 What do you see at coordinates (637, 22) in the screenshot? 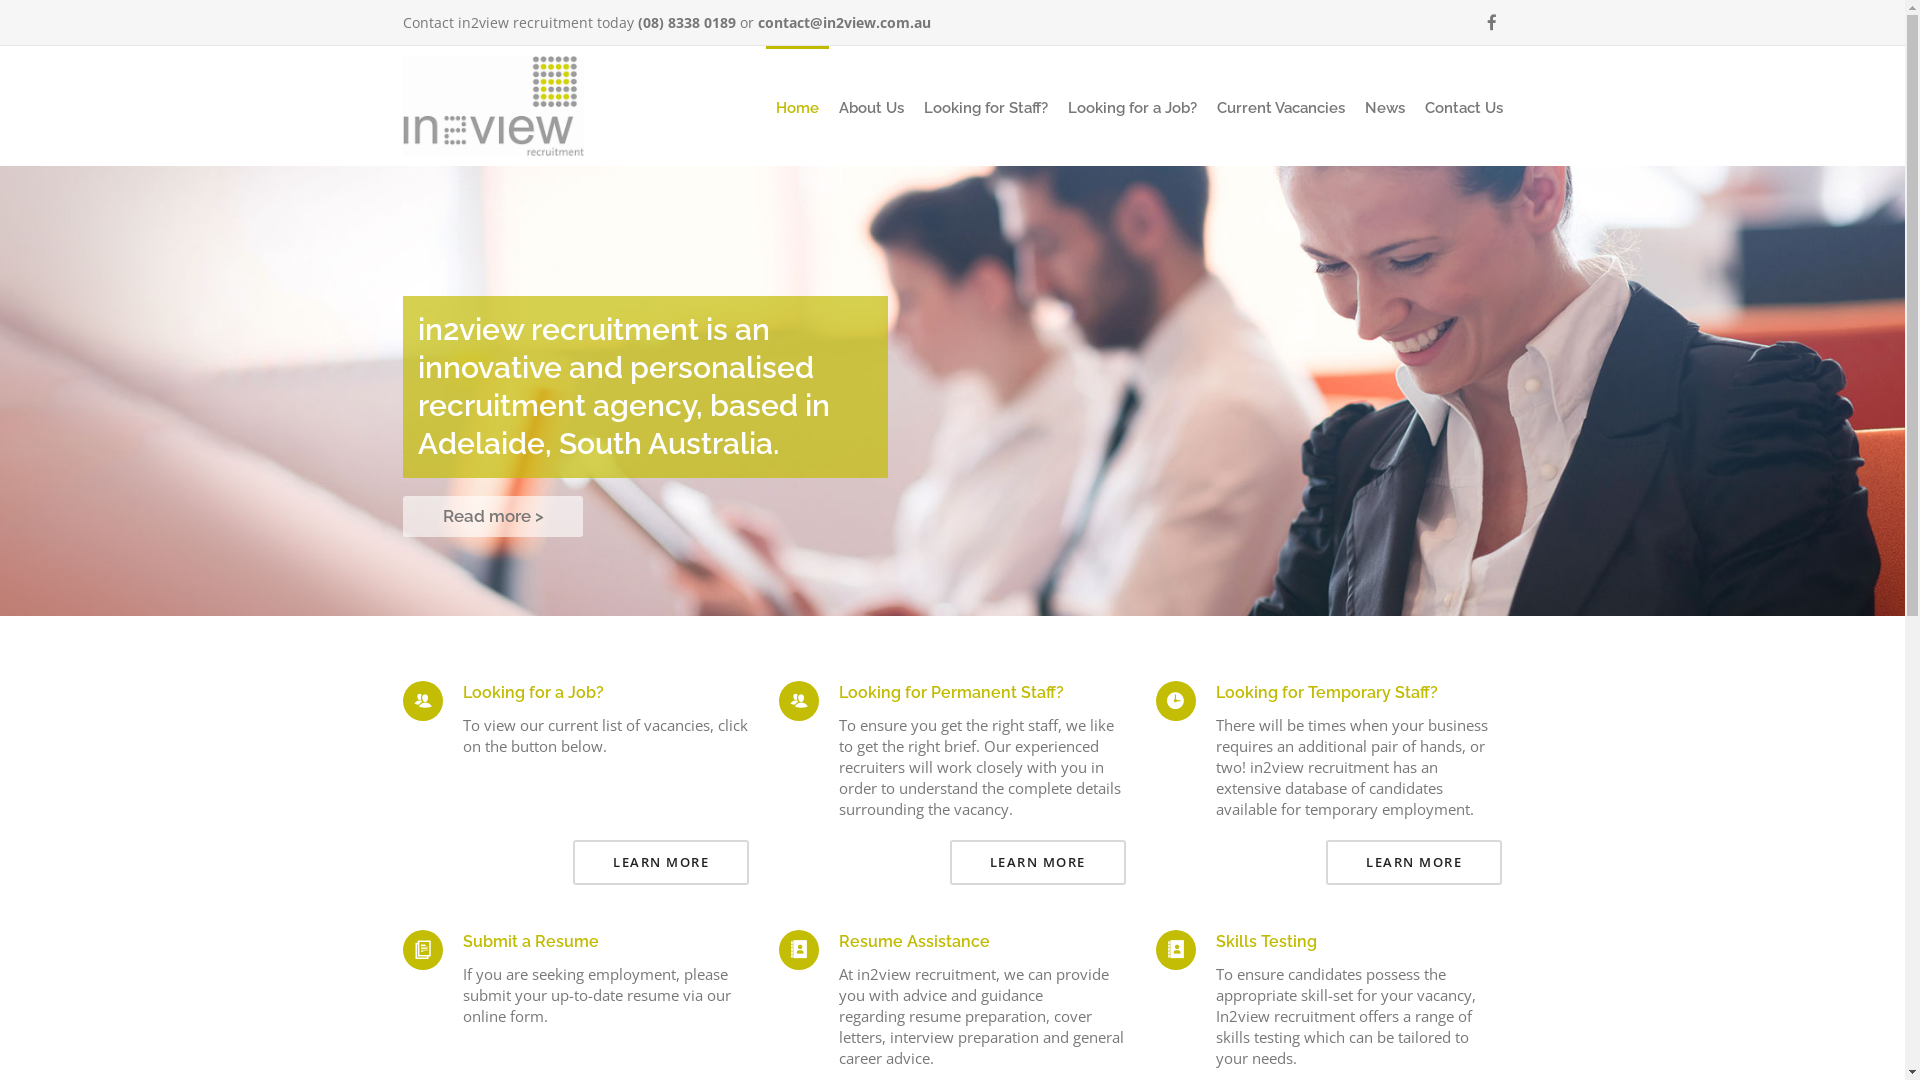
I see `'(08) 8338 0189'` at bounding box center [637, 22].